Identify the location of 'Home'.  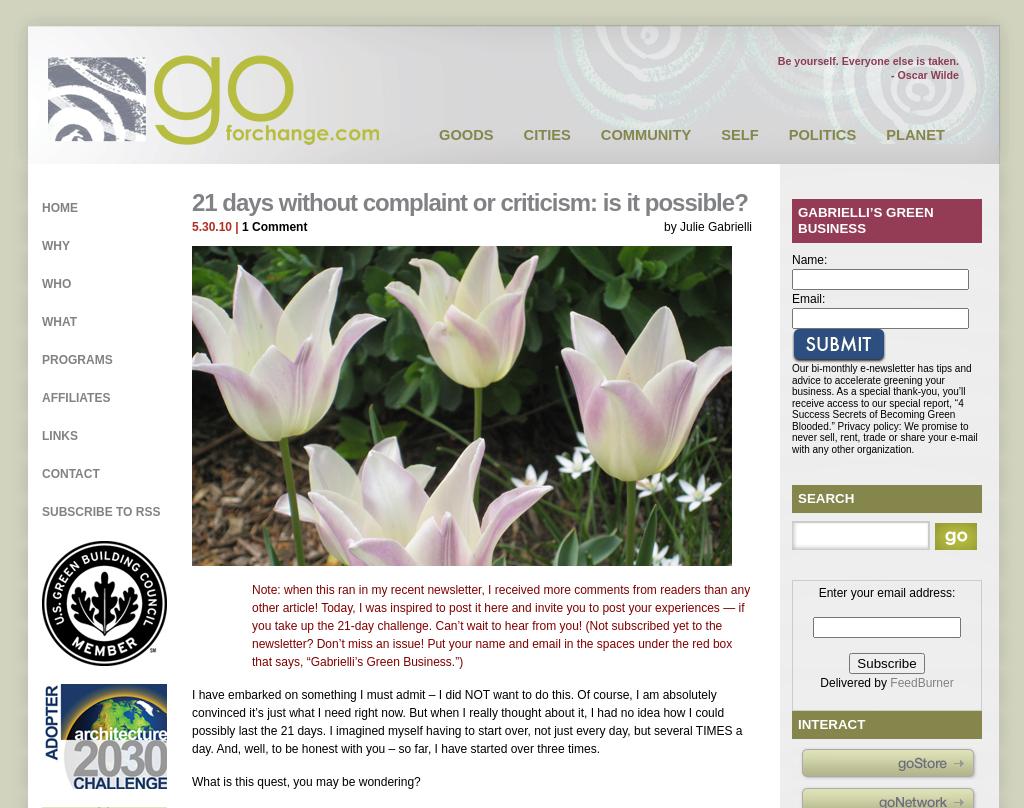
(59, 207).